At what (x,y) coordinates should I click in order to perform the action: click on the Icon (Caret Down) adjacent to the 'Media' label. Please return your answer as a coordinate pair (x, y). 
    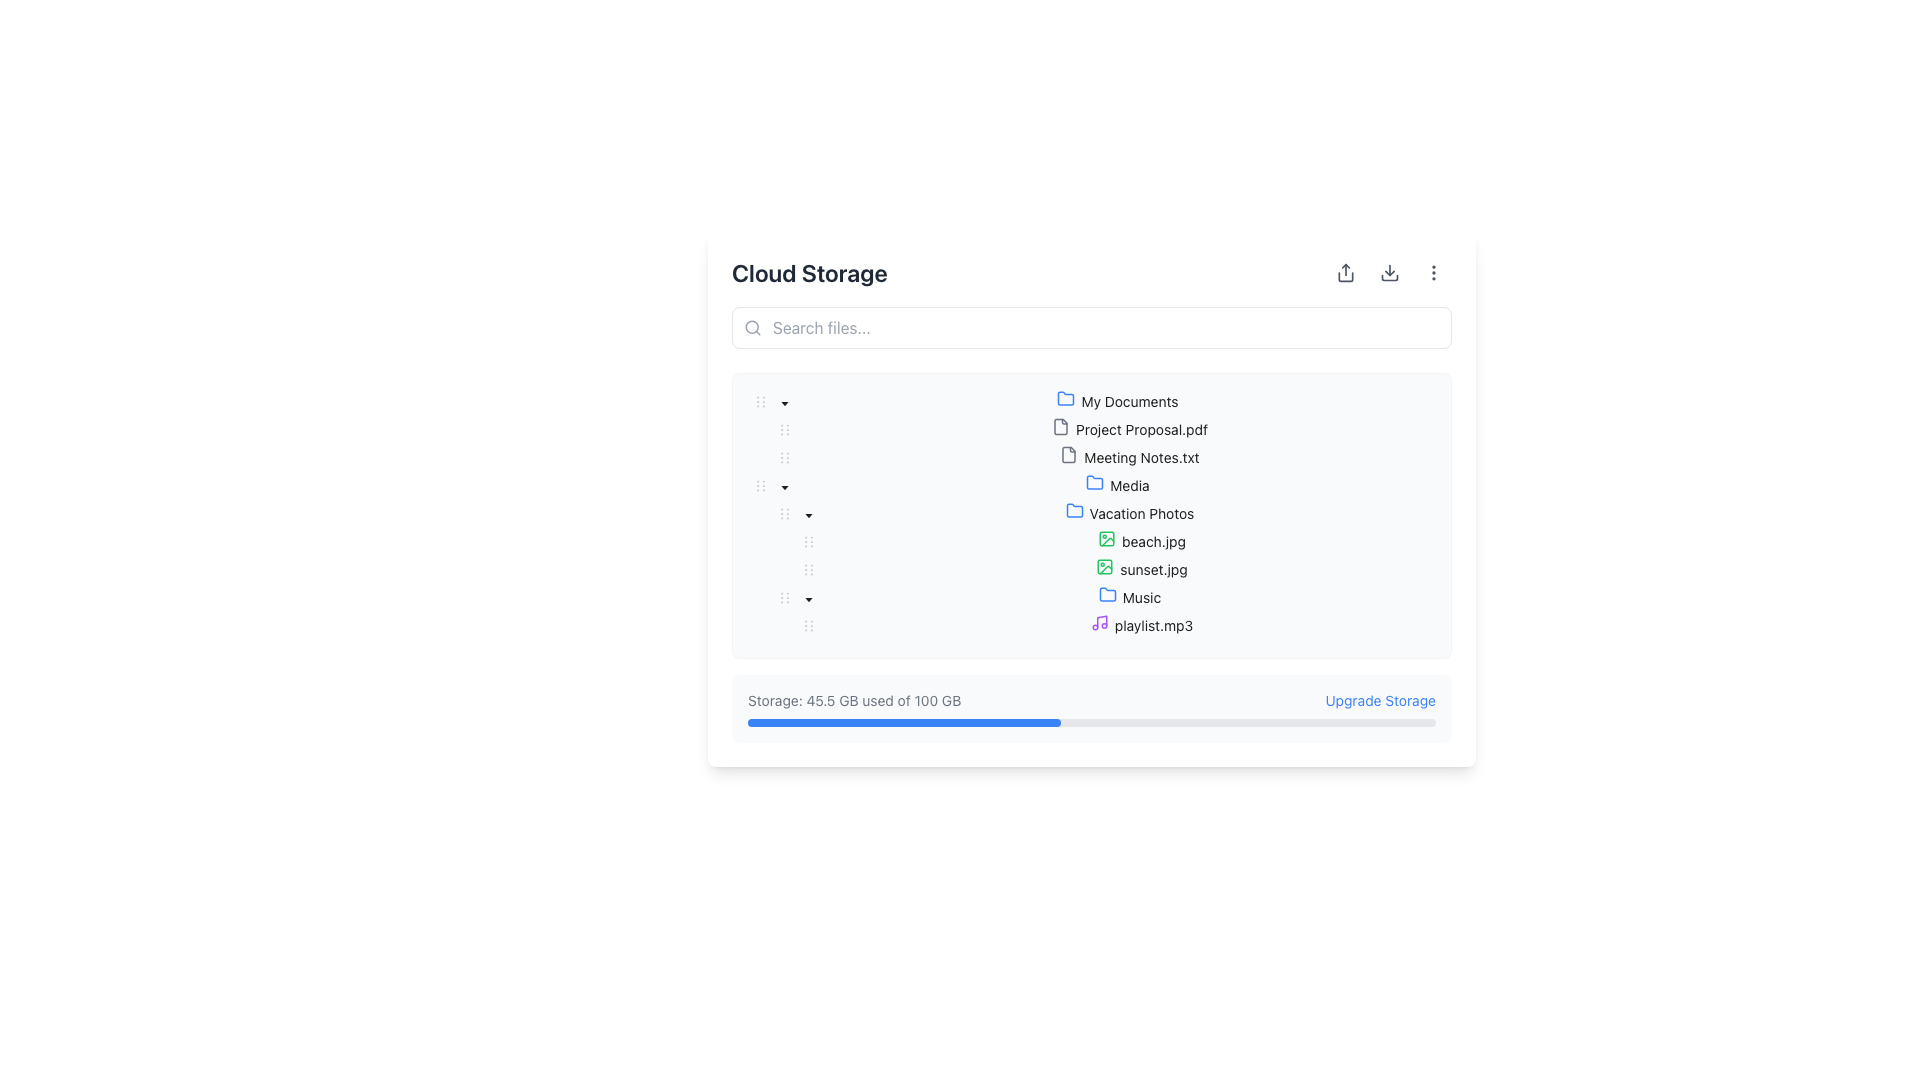
    Looking at the image, I should click on (809, 515).